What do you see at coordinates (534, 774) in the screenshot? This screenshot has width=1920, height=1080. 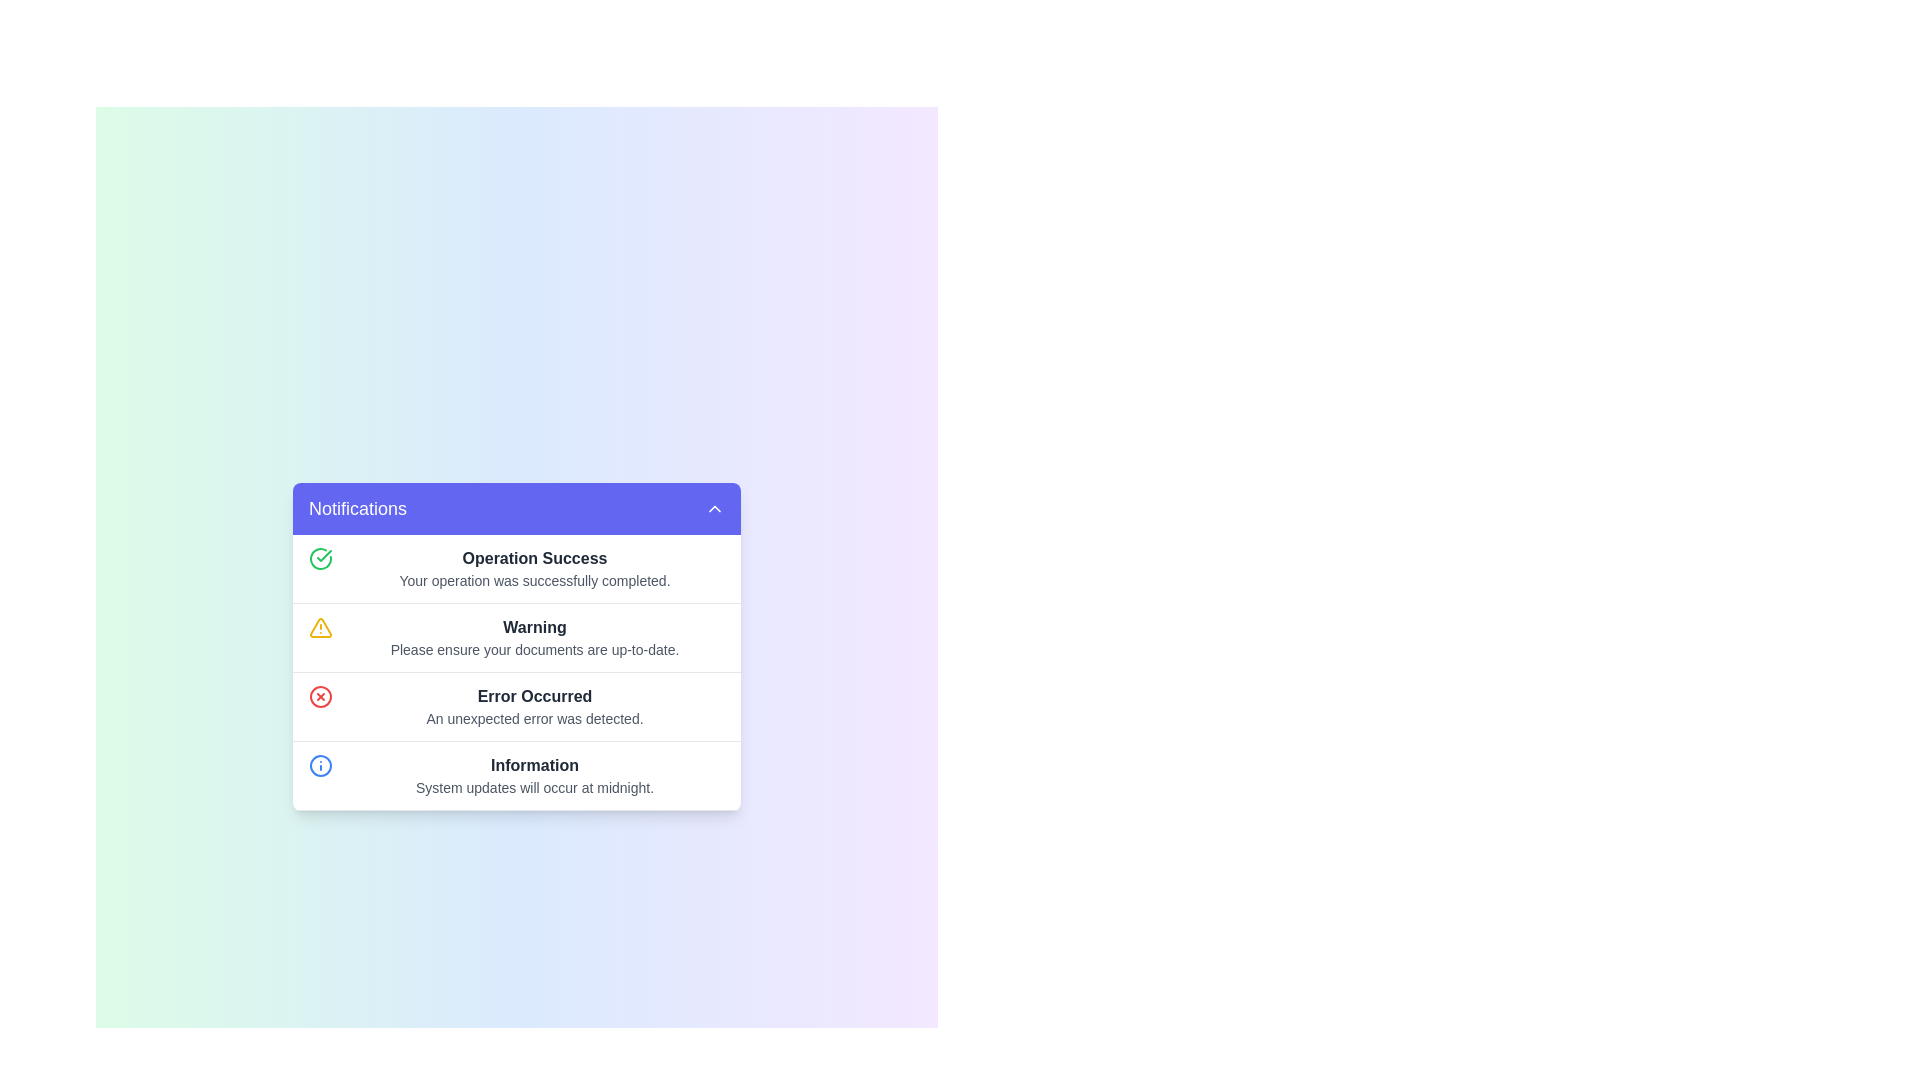 I see `the fourth item in the Notifications panel that provides information about a scheduled update occurring at midnight` at bounding box center [534, 774].